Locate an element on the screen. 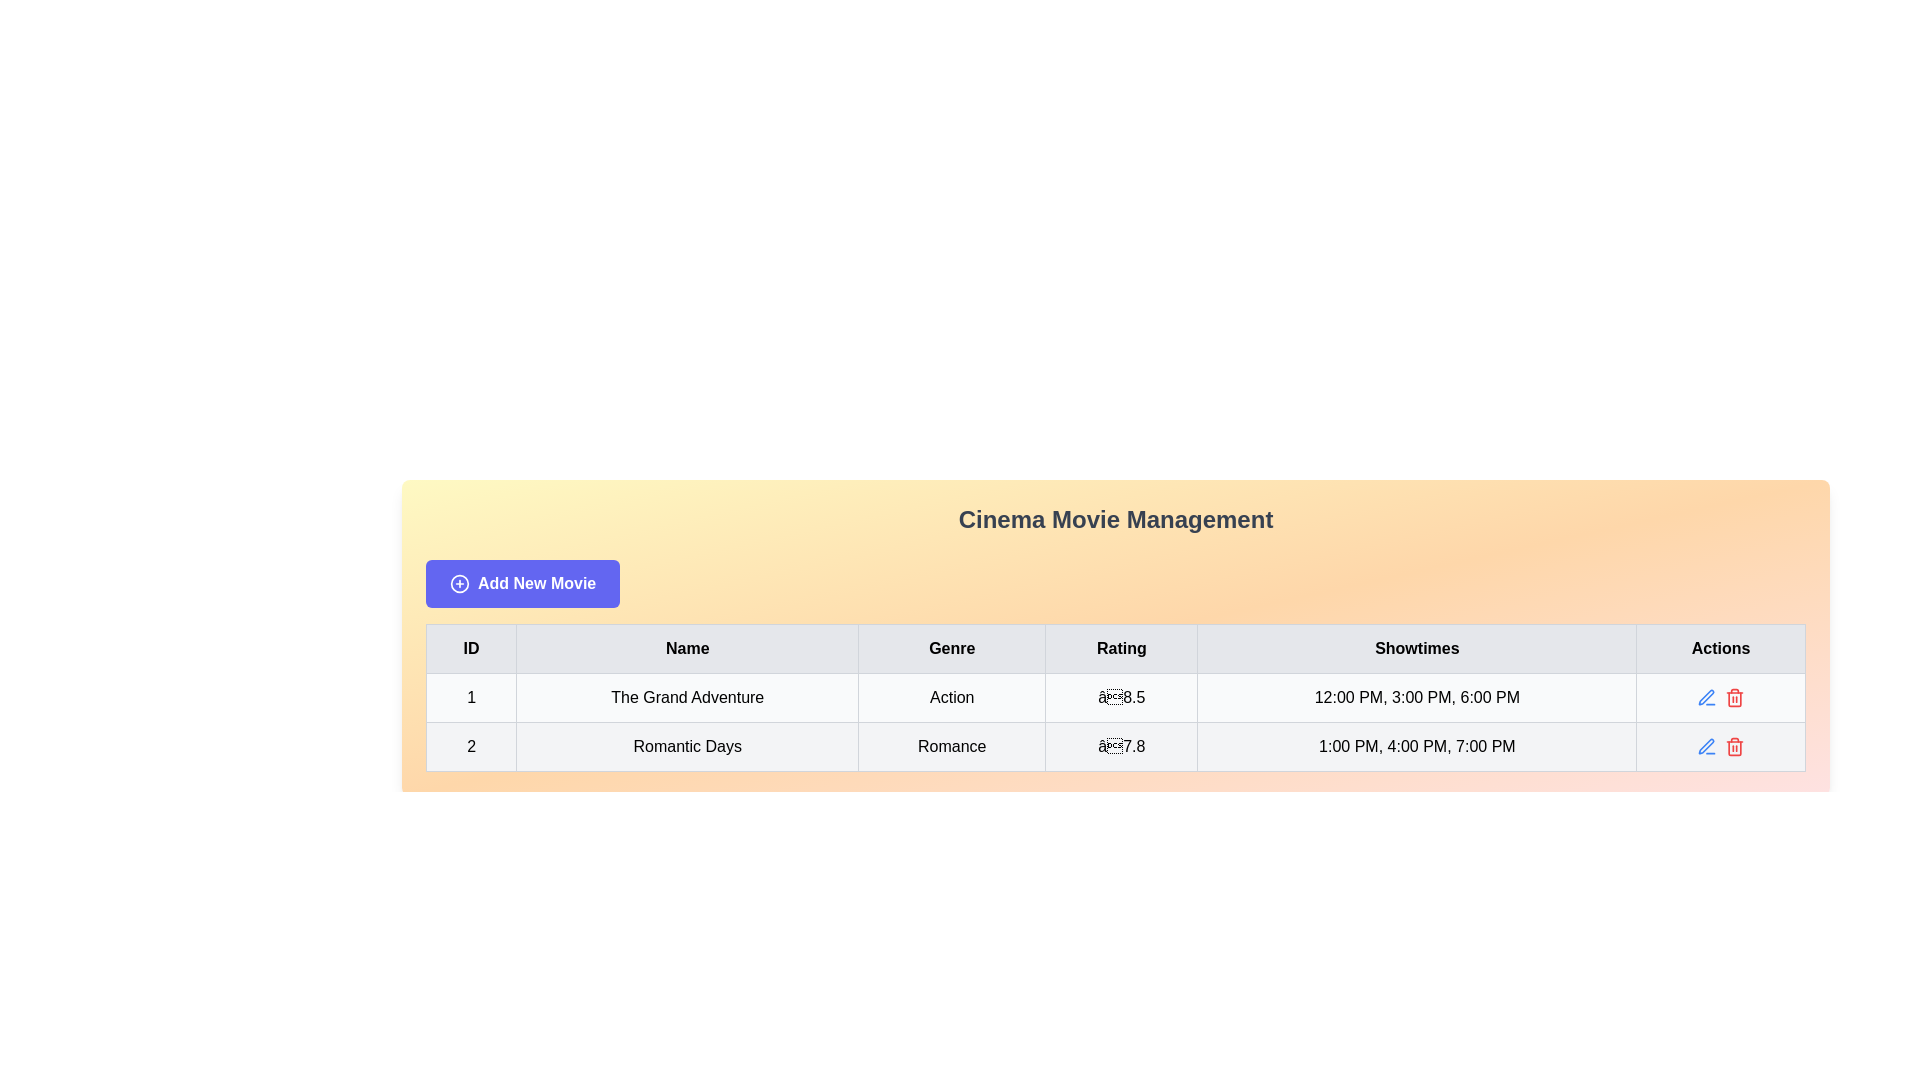  the first row of the movie table entry displaying 'The Grand Adventure' with ID, Genre, Rating, and Showtimes is located at coordinates (1115, 697).